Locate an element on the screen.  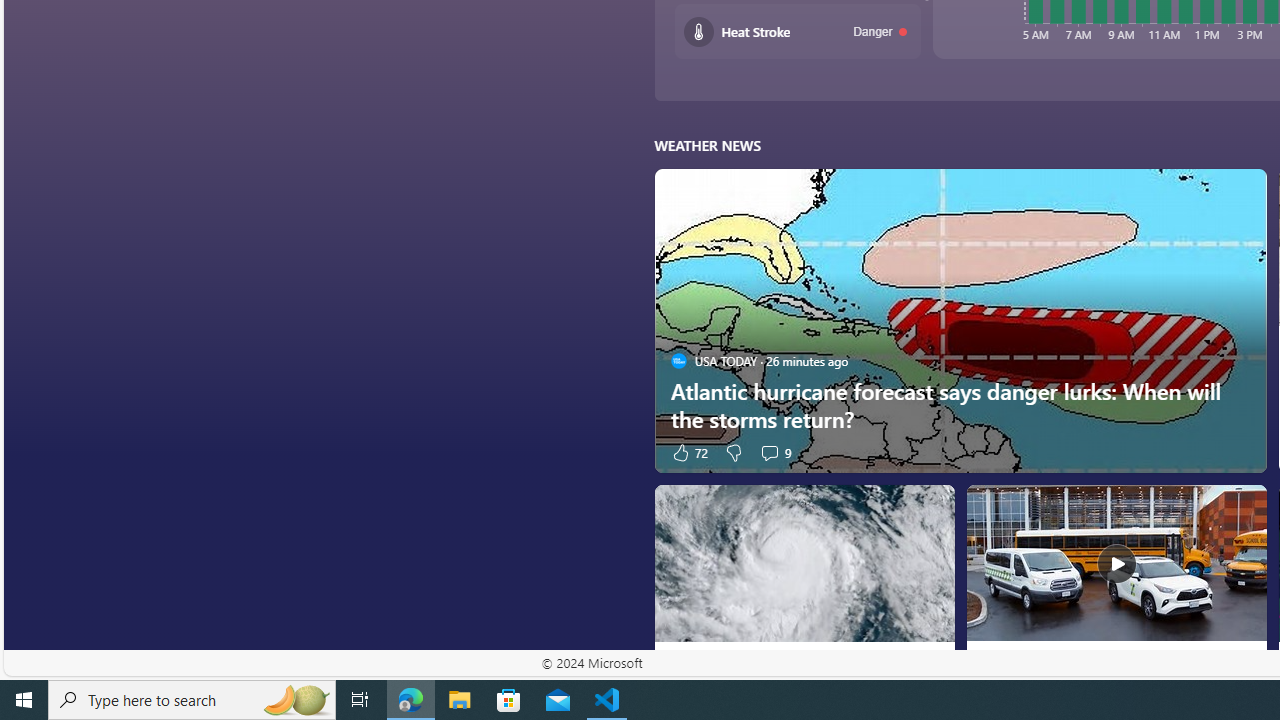
'View comments 9 Comment' is located at coordinates (774, 452).